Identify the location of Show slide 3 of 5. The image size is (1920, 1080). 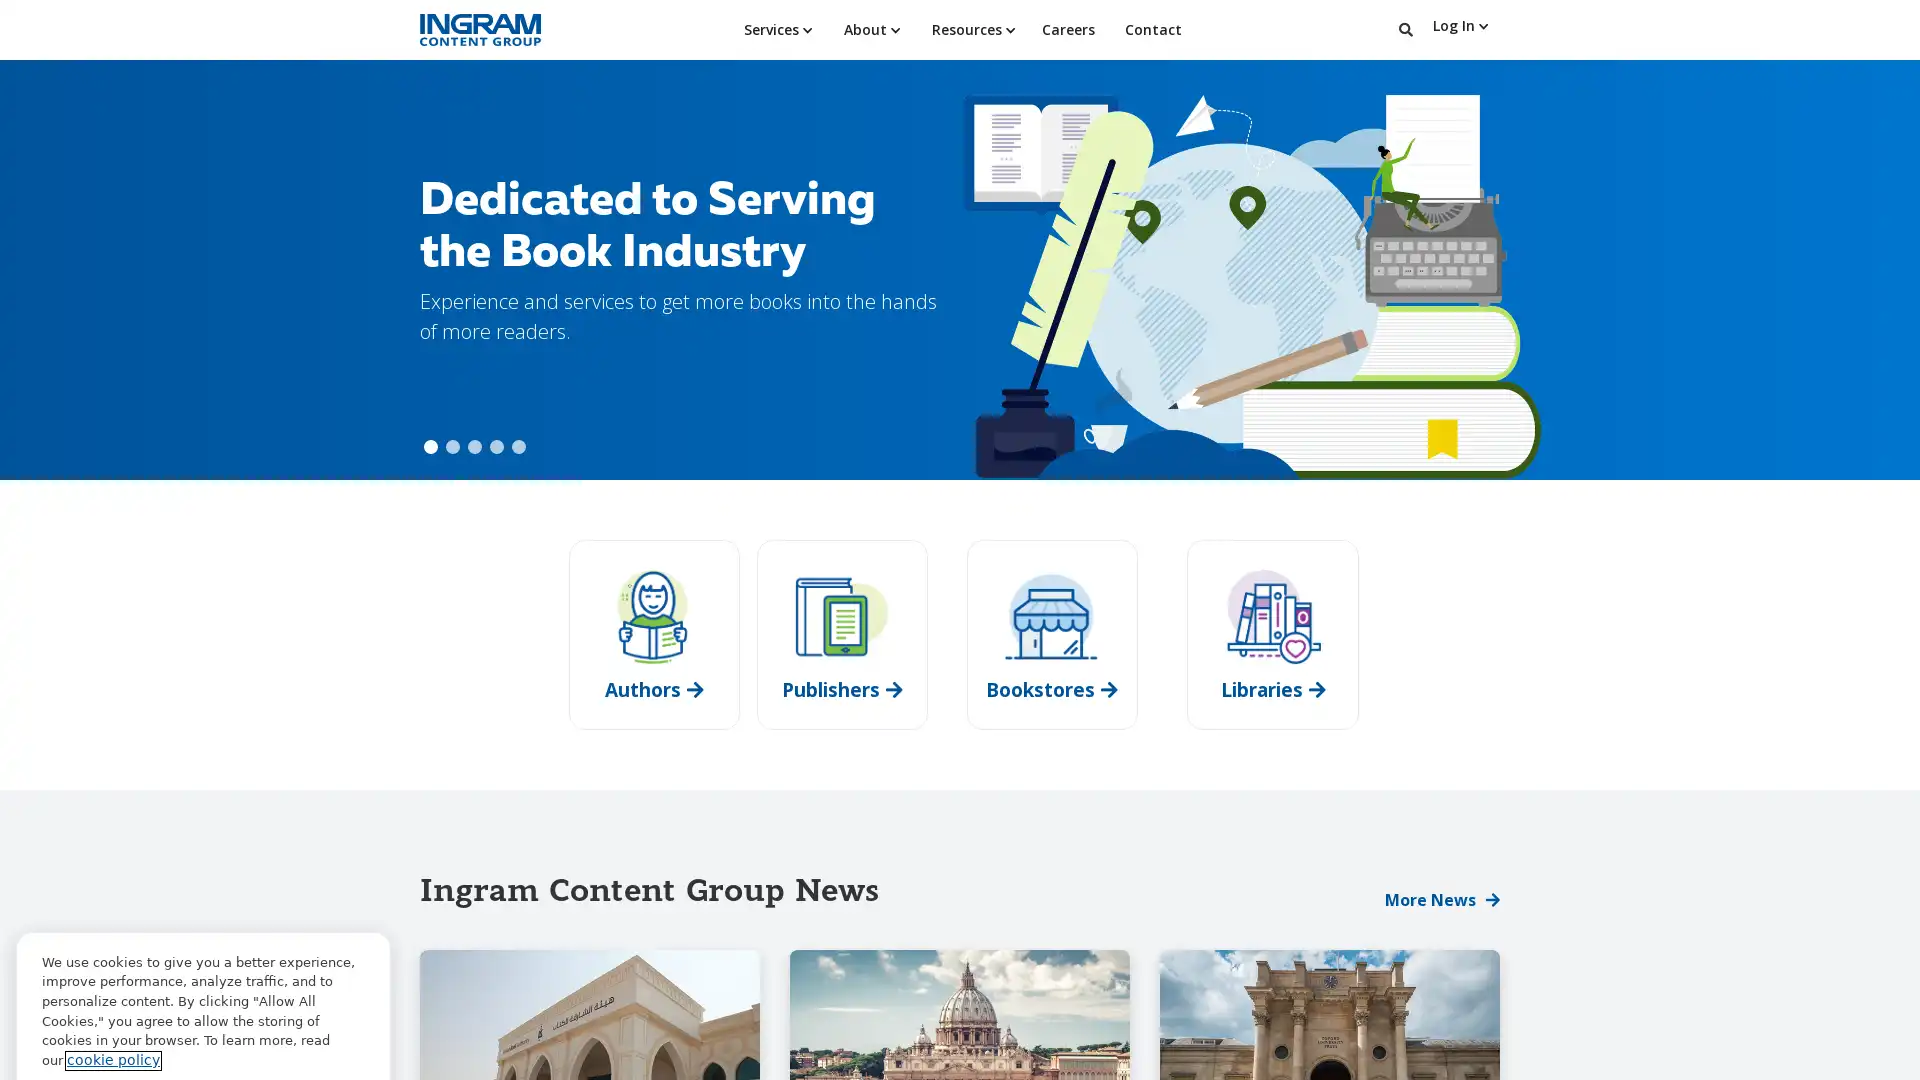
(474, 445).